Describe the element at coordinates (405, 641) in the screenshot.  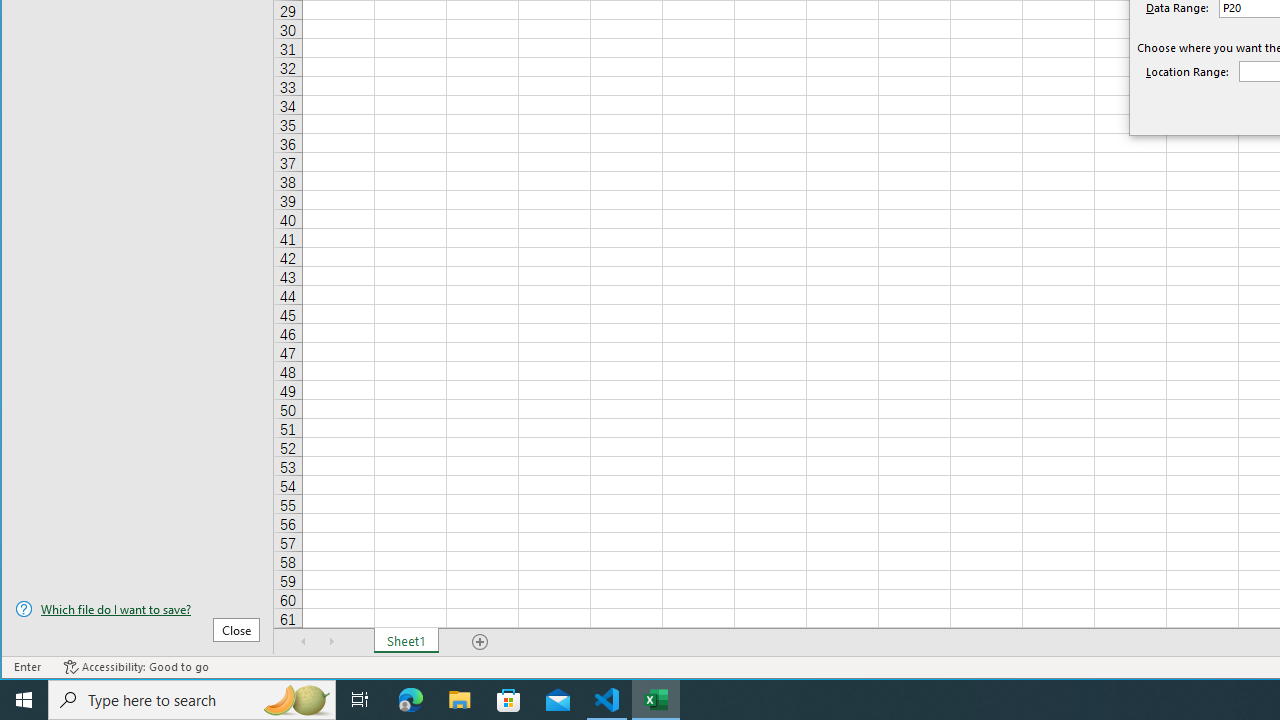
I see `'Sheet1'` at that location.